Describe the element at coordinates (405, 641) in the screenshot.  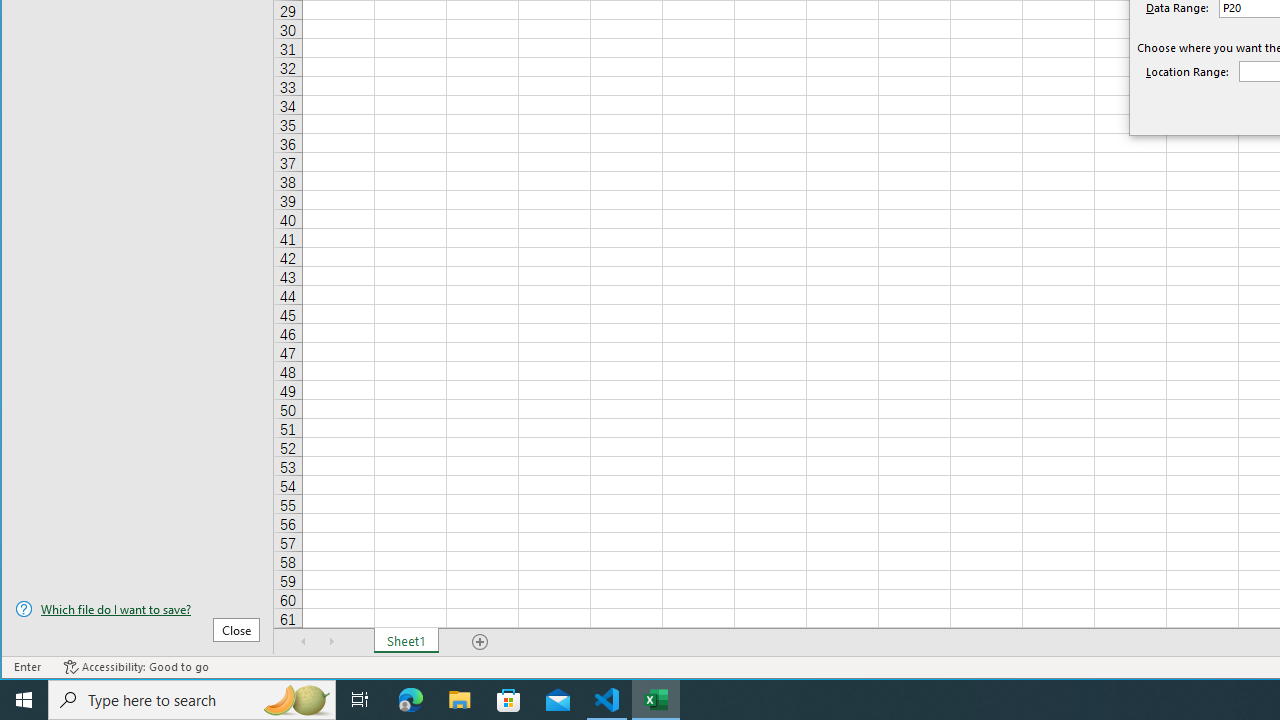
I see `'Sheet1'` at that location.